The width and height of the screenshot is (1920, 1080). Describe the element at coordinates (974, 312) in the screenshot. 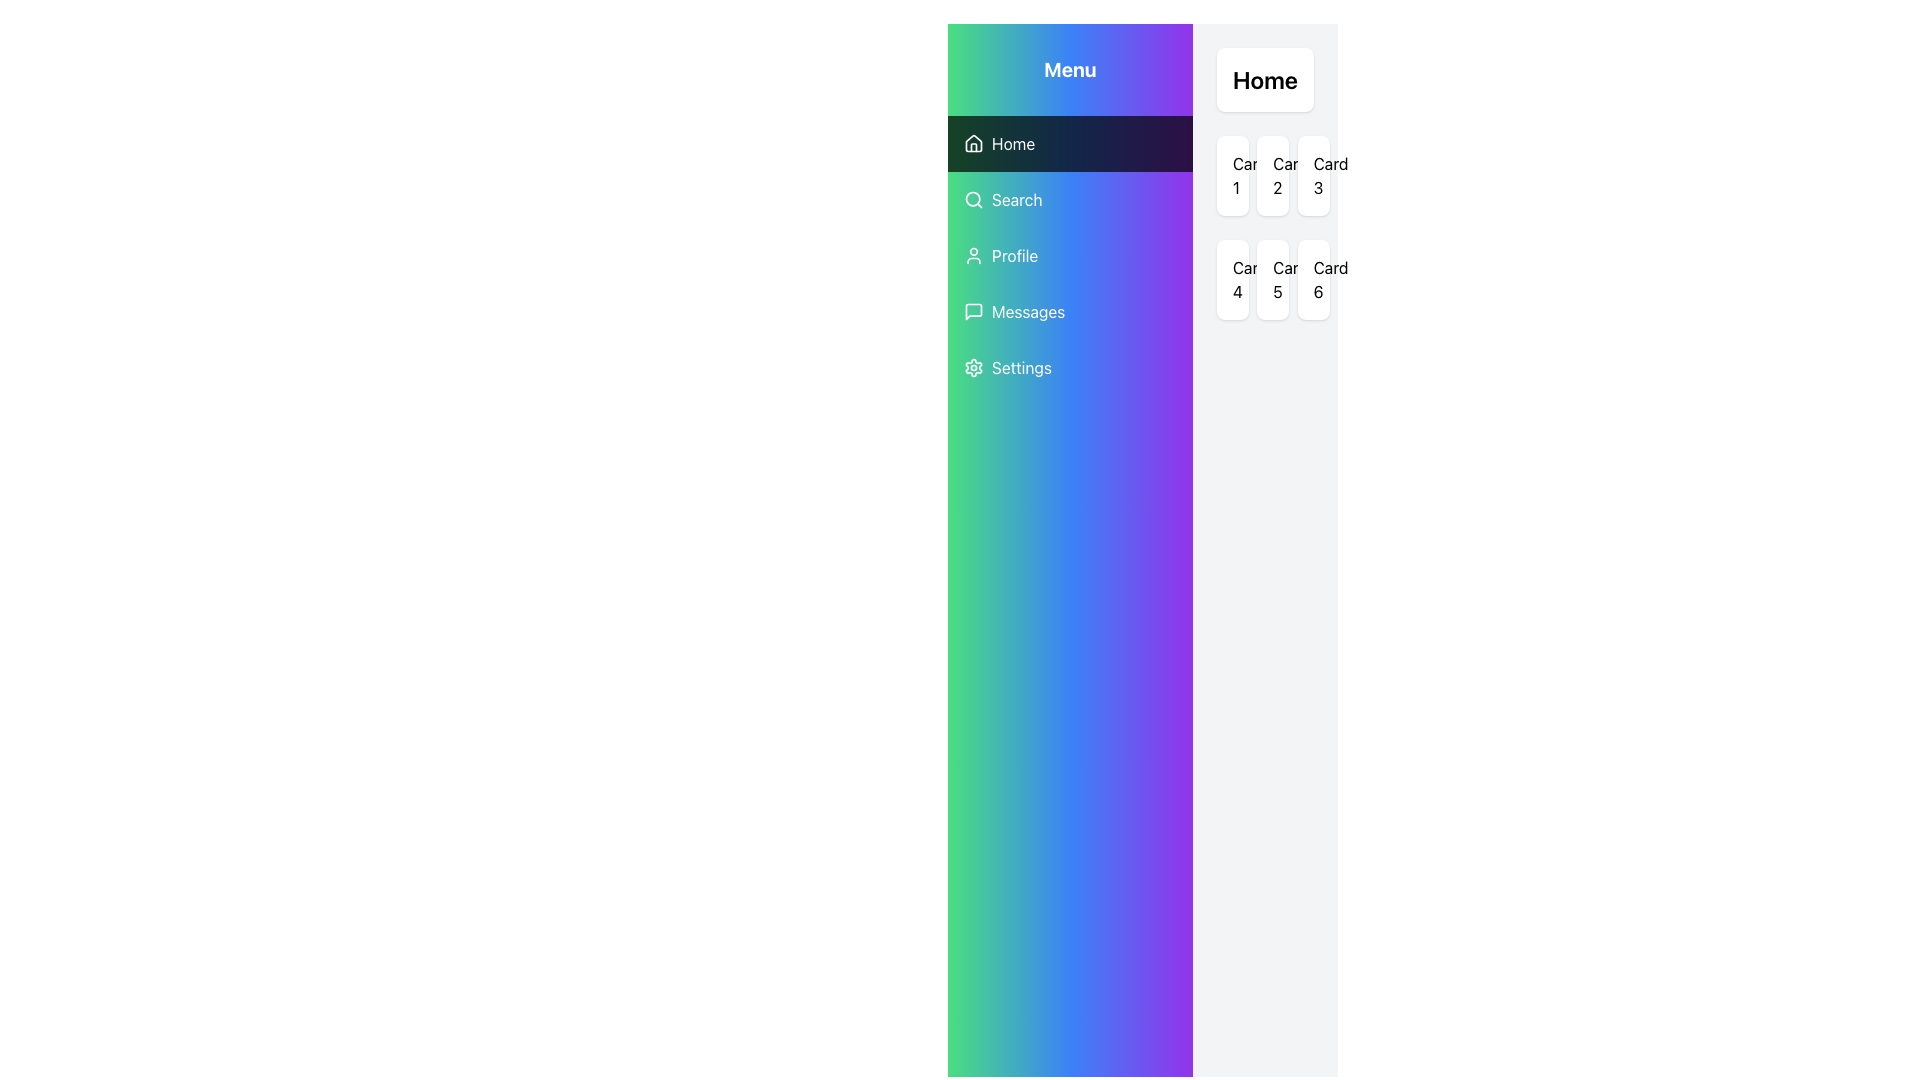

I see `the 'Messages' icon in the sidebar menu, which visually represents the messages functionality and is positioned adjacent to the text label 'Messages'` at that location.